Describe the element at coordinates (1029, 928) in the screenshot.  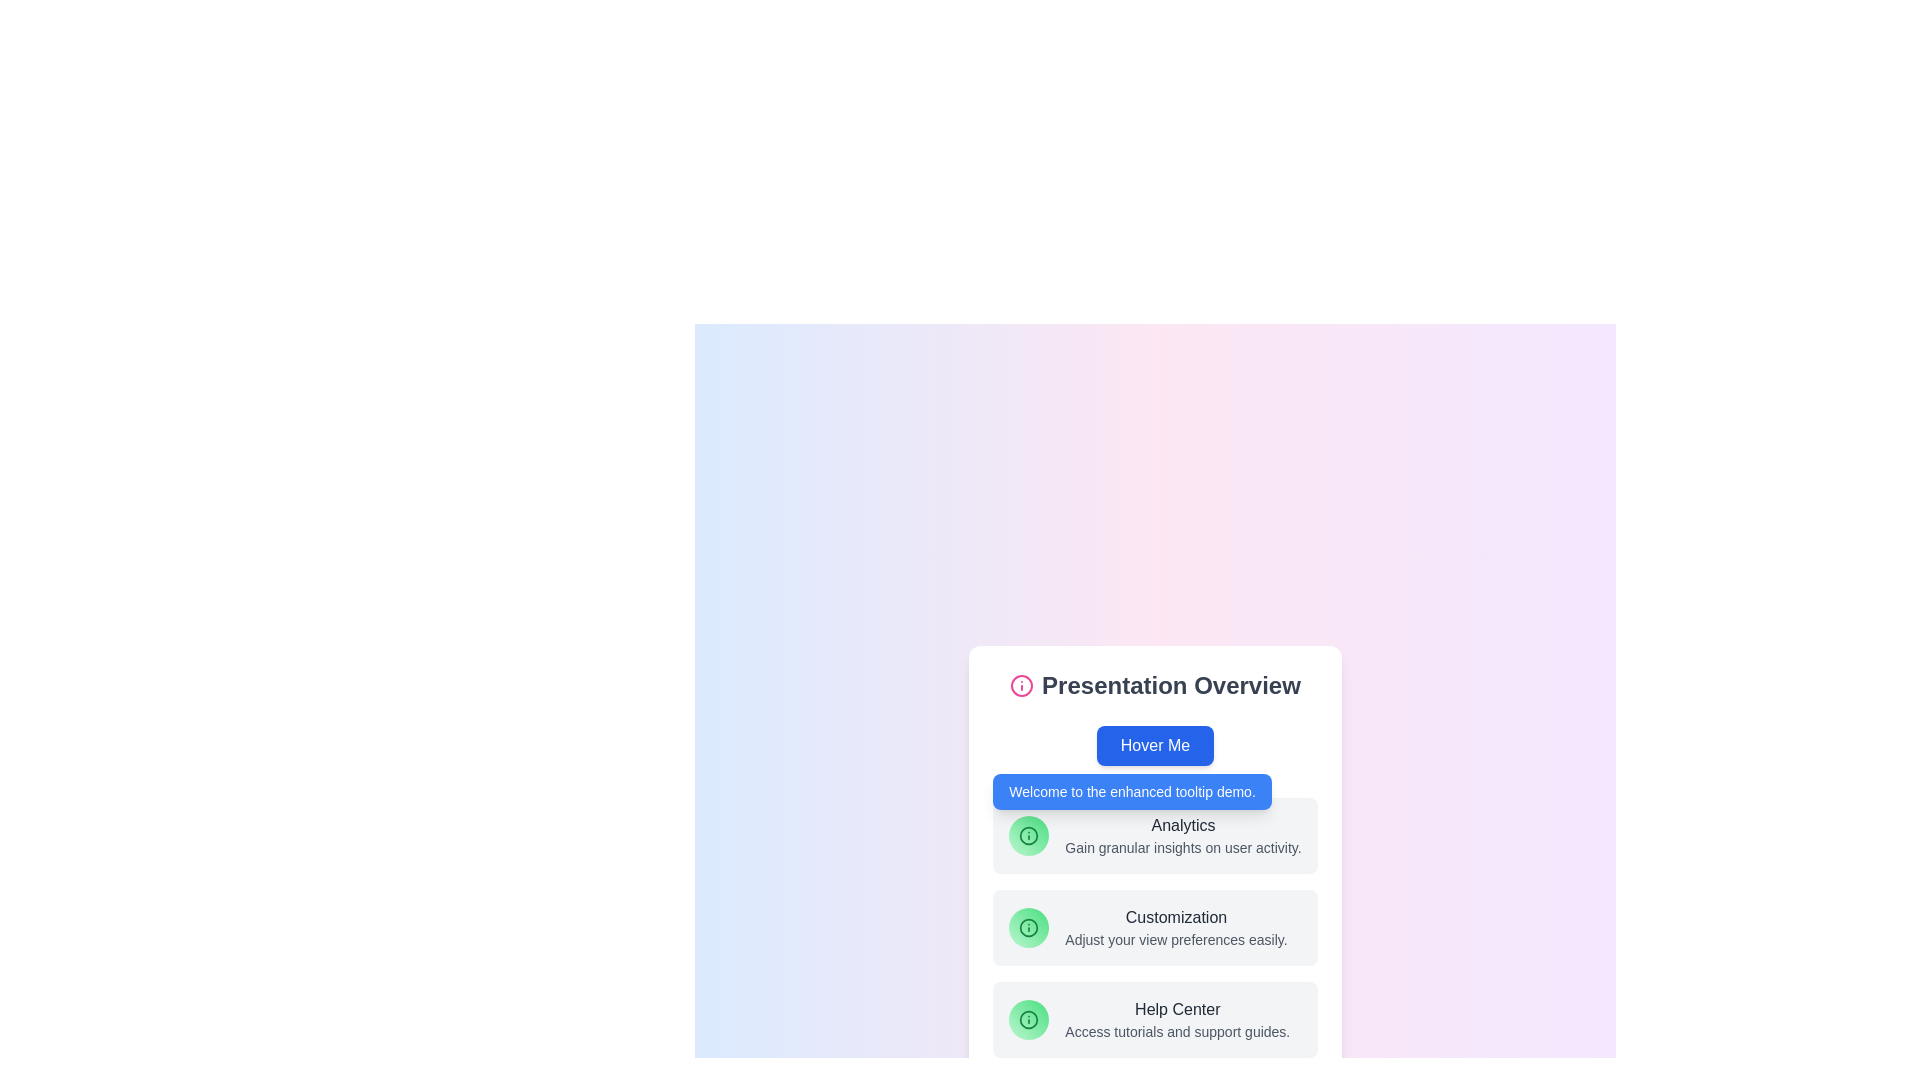
I see `the green circular icon with a white bordered information symbol located in the second row under the 'Customization' section of the informational card layout` at that location.